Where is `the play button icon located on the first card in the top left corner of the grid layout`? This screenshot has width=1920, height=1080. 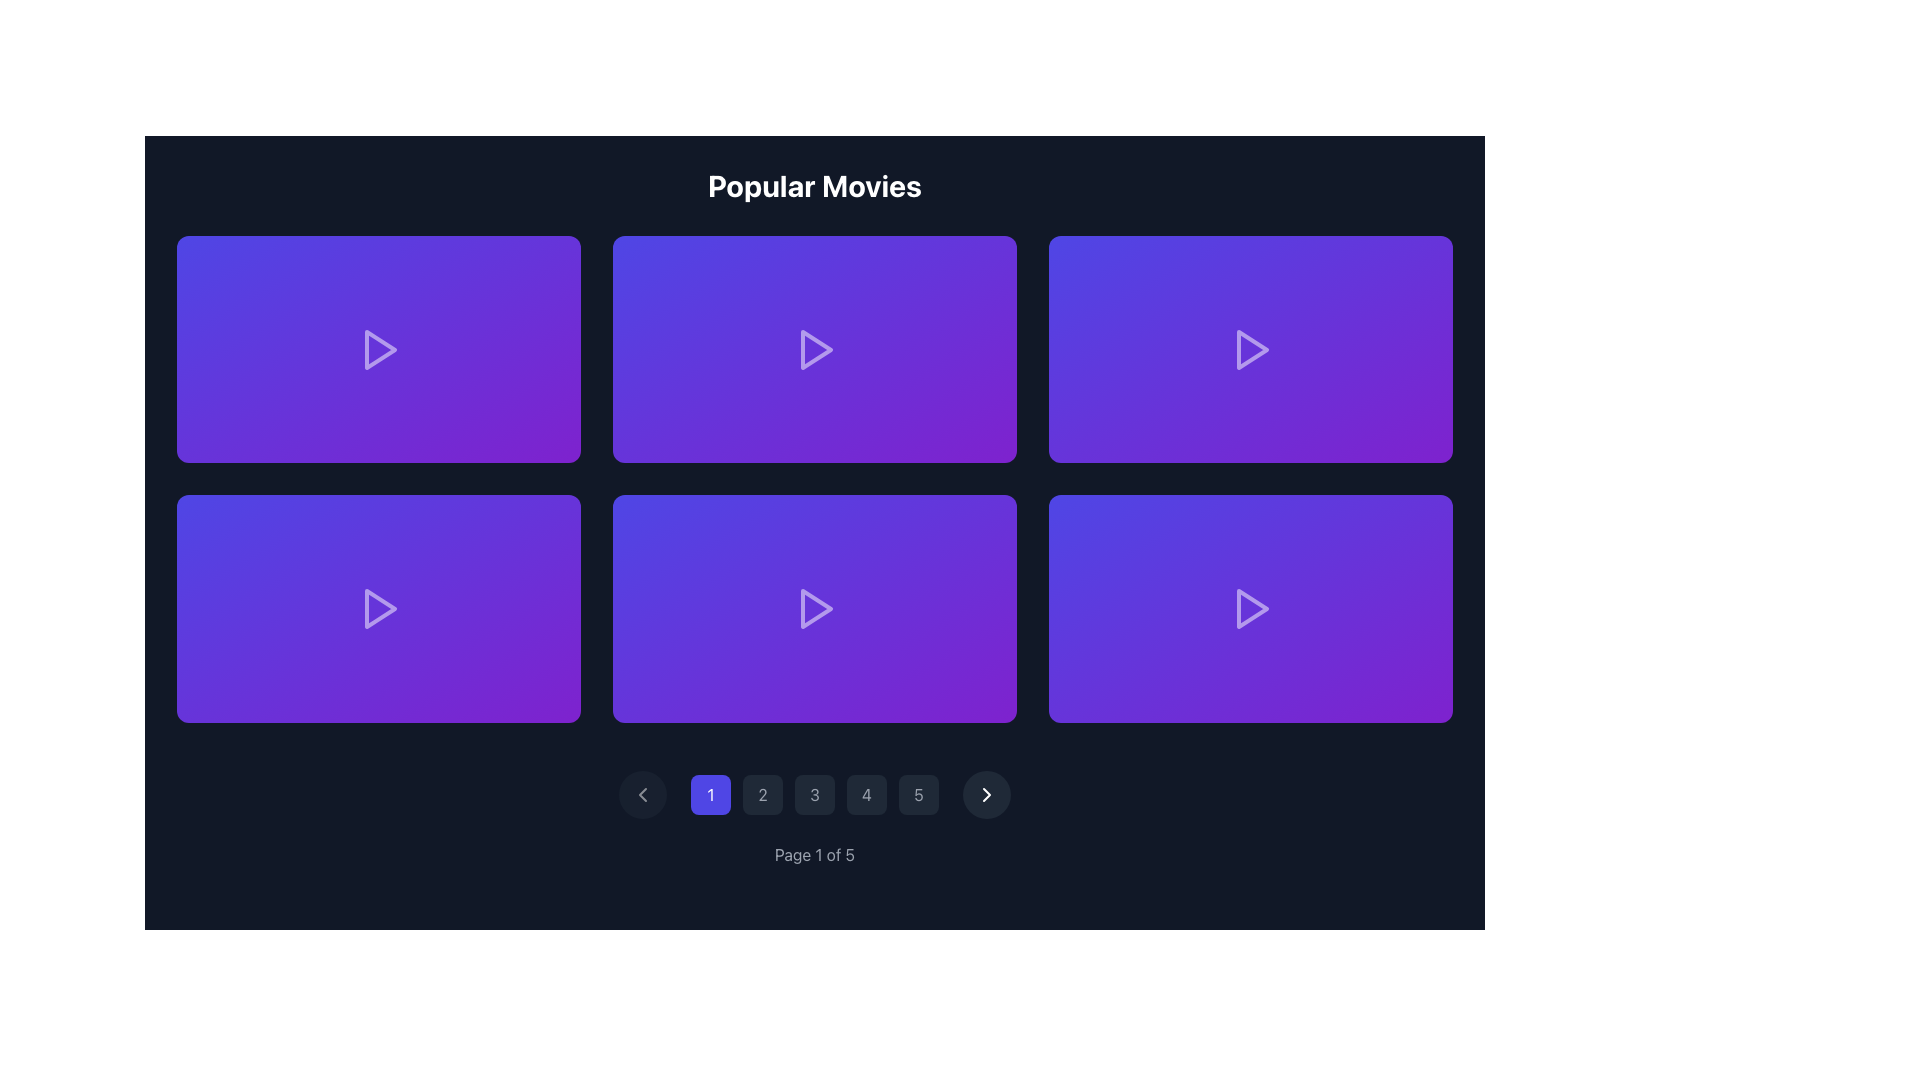 the play button icon located on the first card in the top left corner of the grid layout is located at coordinates (379, 347).